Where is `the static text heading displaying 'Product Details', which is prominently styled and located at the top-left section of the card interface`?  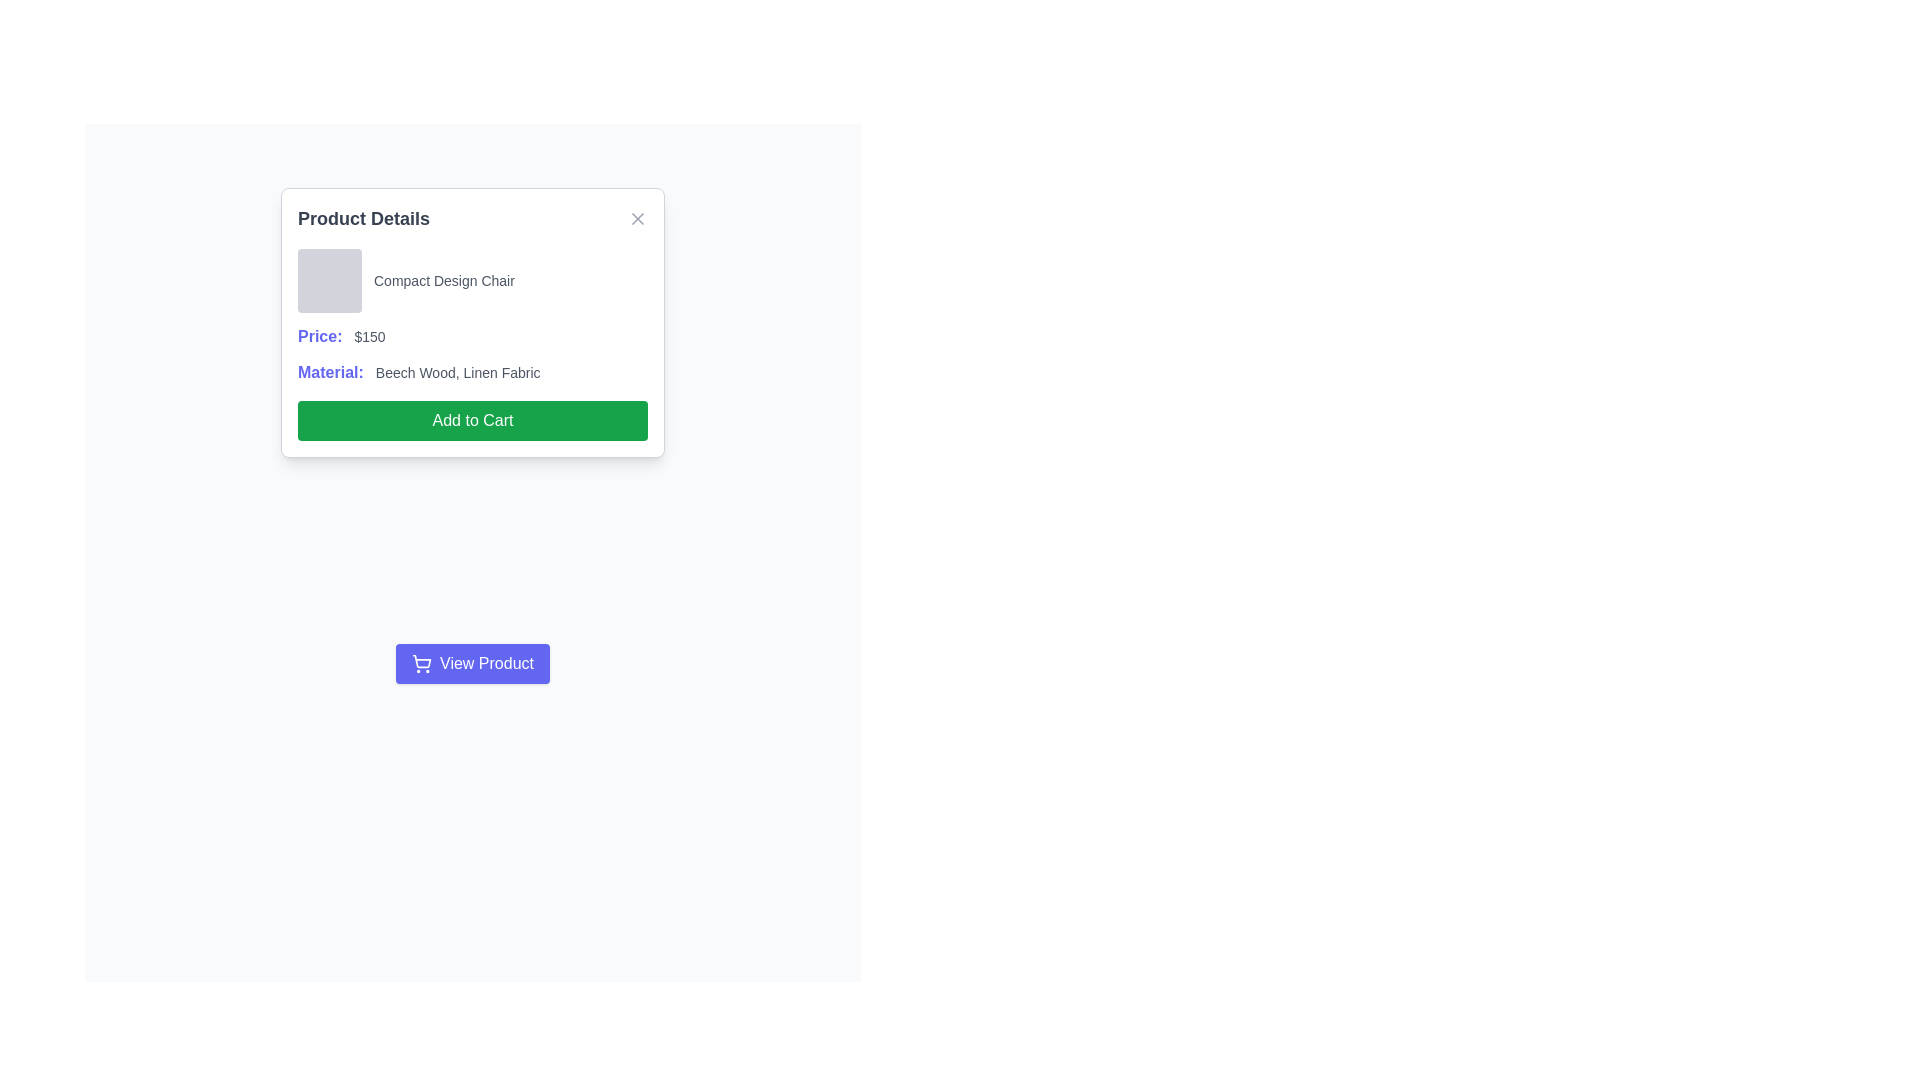
the static text heading displaying 'Product Details', which is prominently styled and located at the top-left section of the card interface is located at coordinates (364, 219).